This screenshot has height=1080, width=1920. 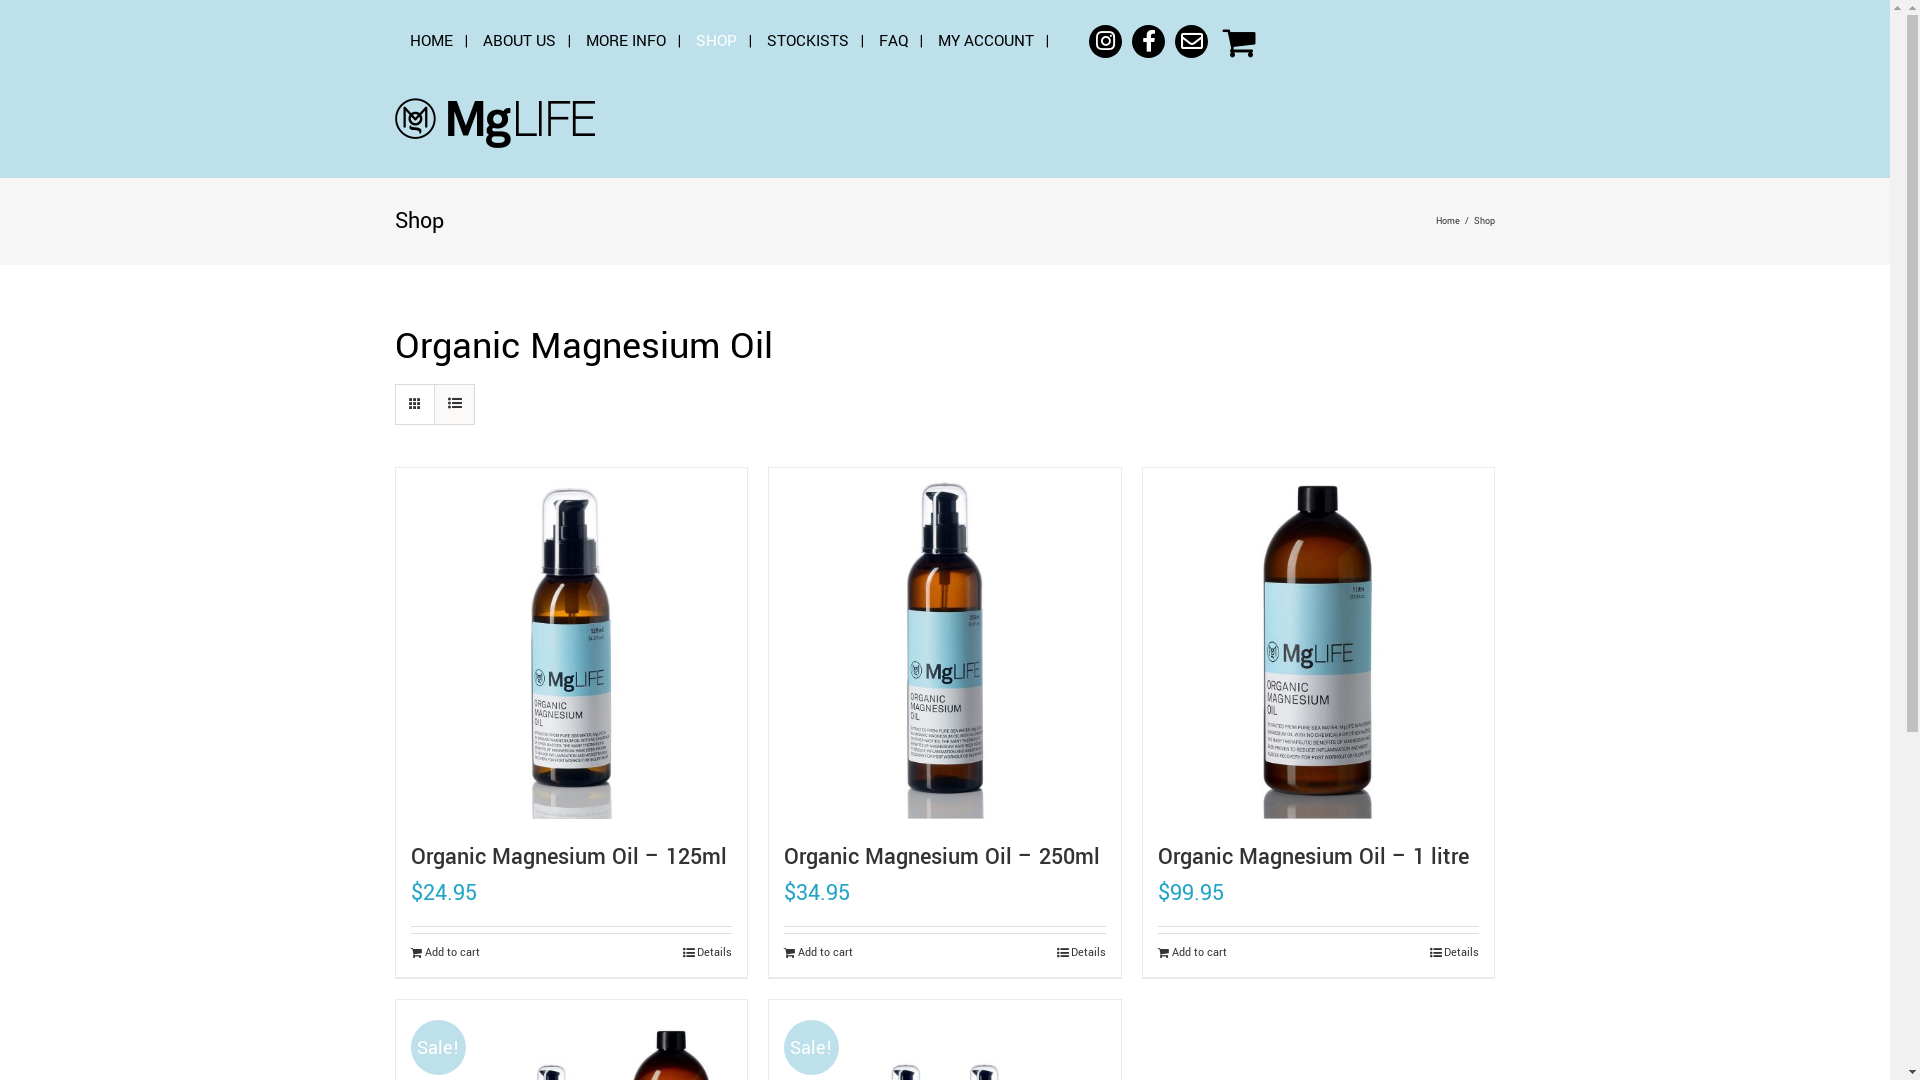 I want to click on 'HOME', so click(x=430, y=41).